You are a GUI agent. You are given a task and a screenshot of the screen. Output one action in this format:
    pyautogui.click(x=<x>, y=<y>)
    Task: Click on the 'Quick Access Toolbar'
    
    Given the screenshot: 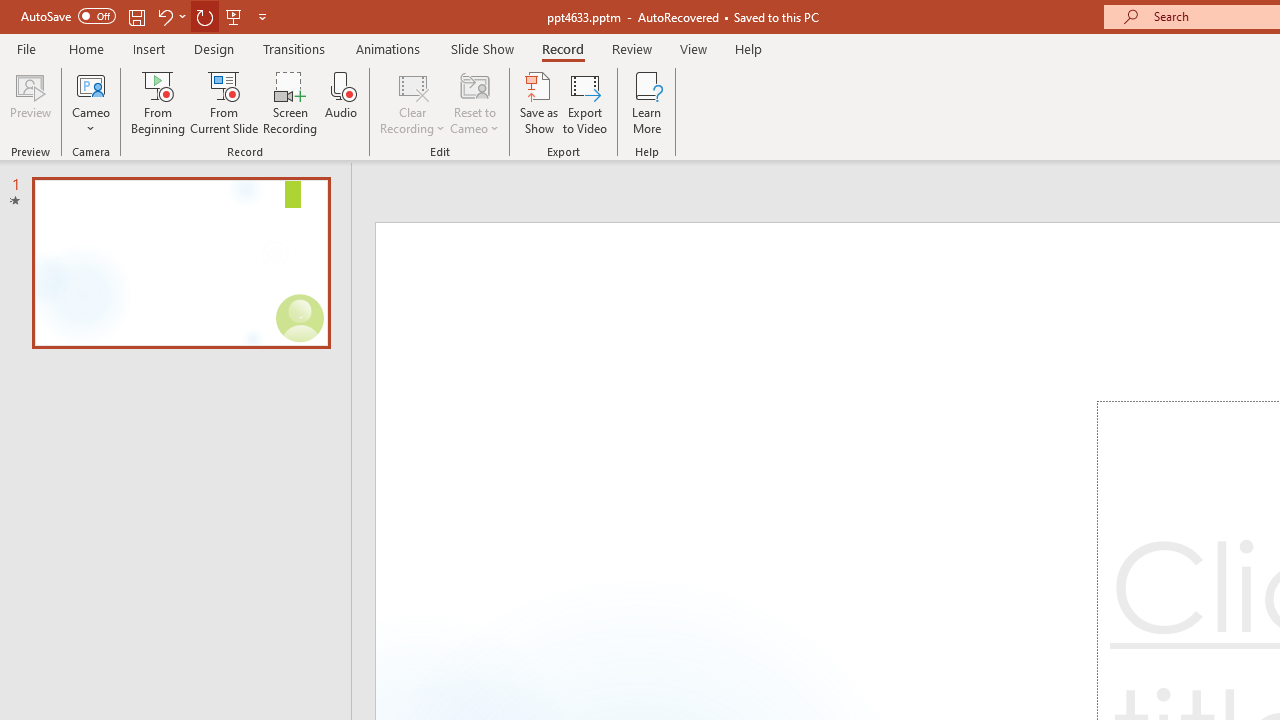 What is the action you would take?
    pyautogui.click(x=144, y=16)
    